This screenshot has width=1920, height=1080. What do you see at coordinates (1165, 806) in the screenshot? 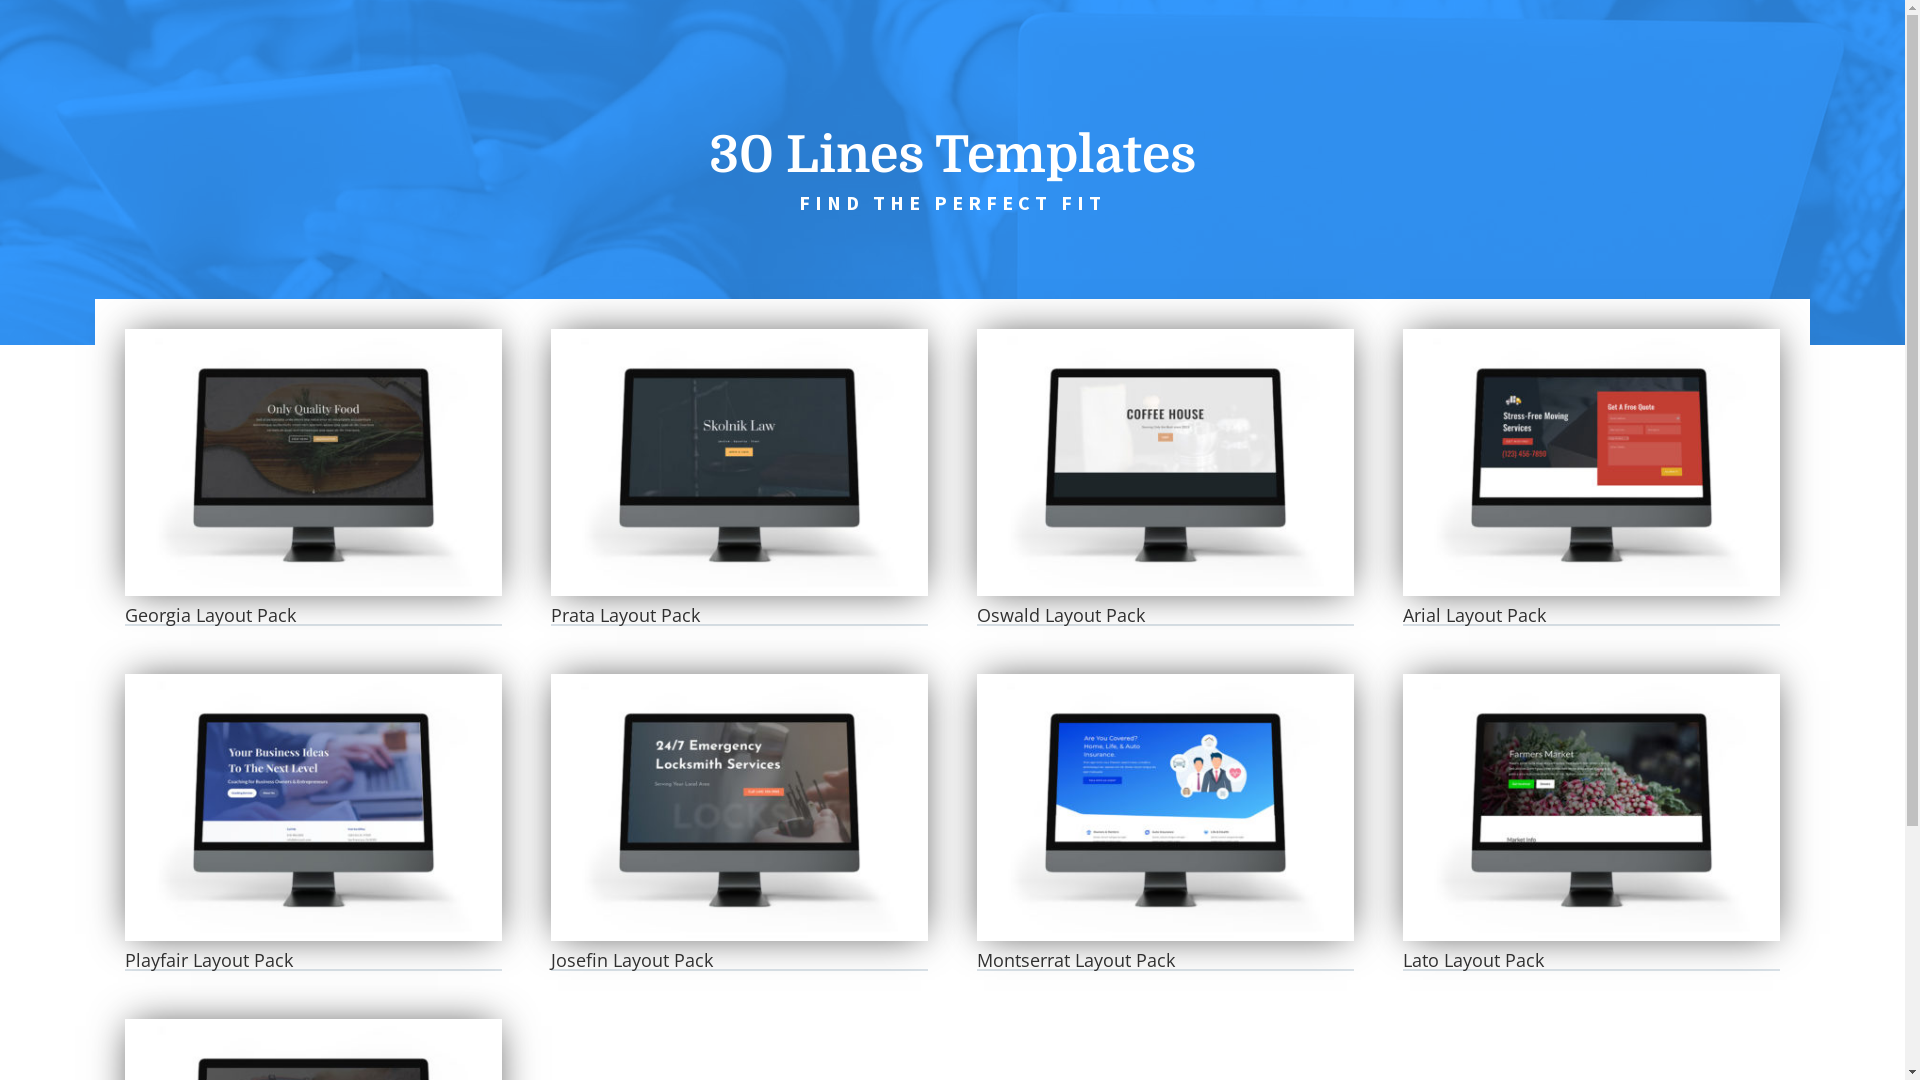
I see `'Montserrat Layout Pack'` at bounding box center [1165, 806].